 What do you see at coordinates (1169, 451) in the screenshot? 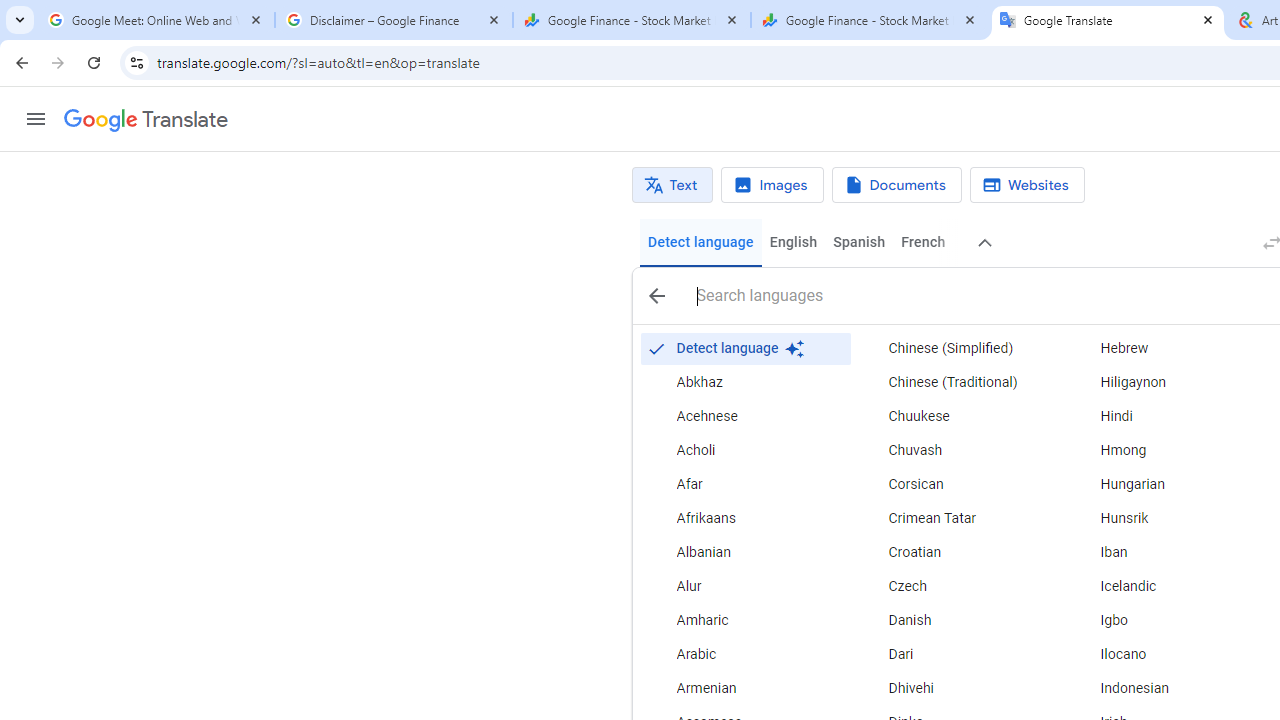
I see `'Hmong'` at bounding box center [1169, 451].